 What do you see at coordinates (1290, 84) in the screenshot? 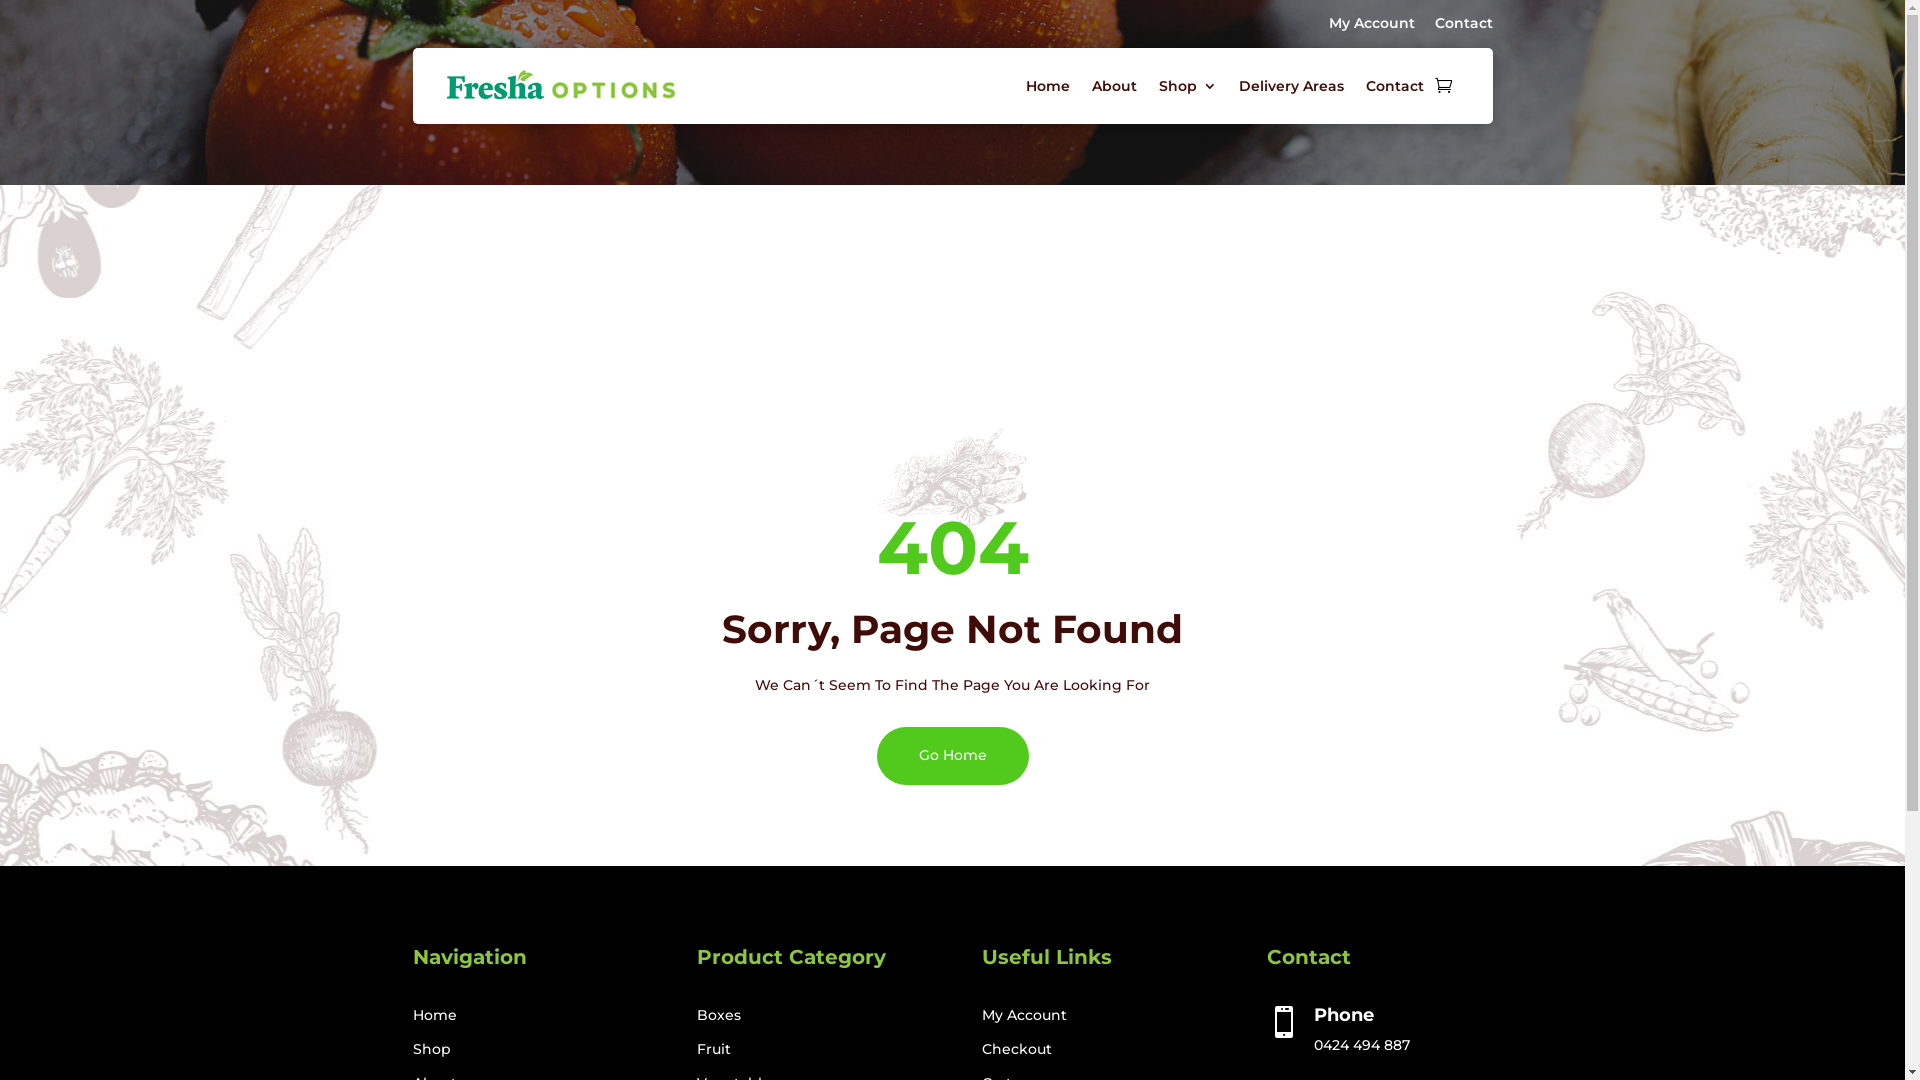
I see `'Delivery Areas'` at bounding box center [1290, 84].